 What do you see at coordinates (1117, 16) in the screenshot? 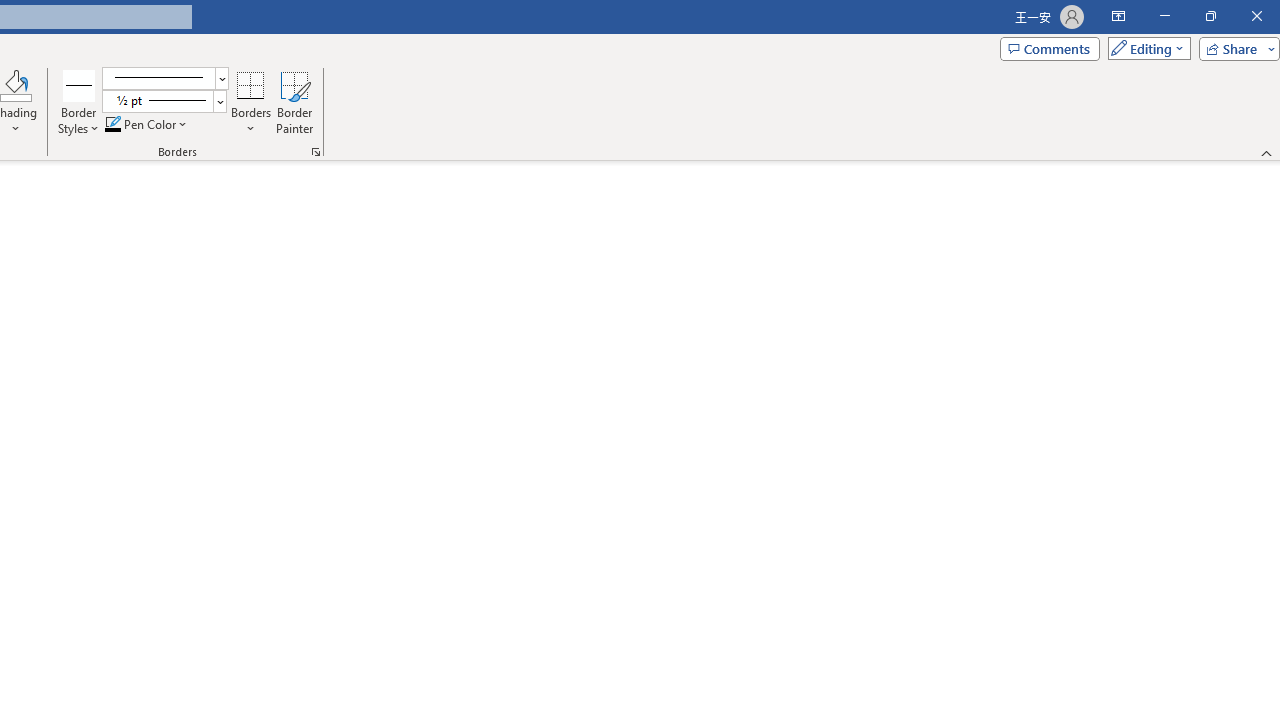
I see `'Ribbon Display Options'` at bounding box center [1117, 16].